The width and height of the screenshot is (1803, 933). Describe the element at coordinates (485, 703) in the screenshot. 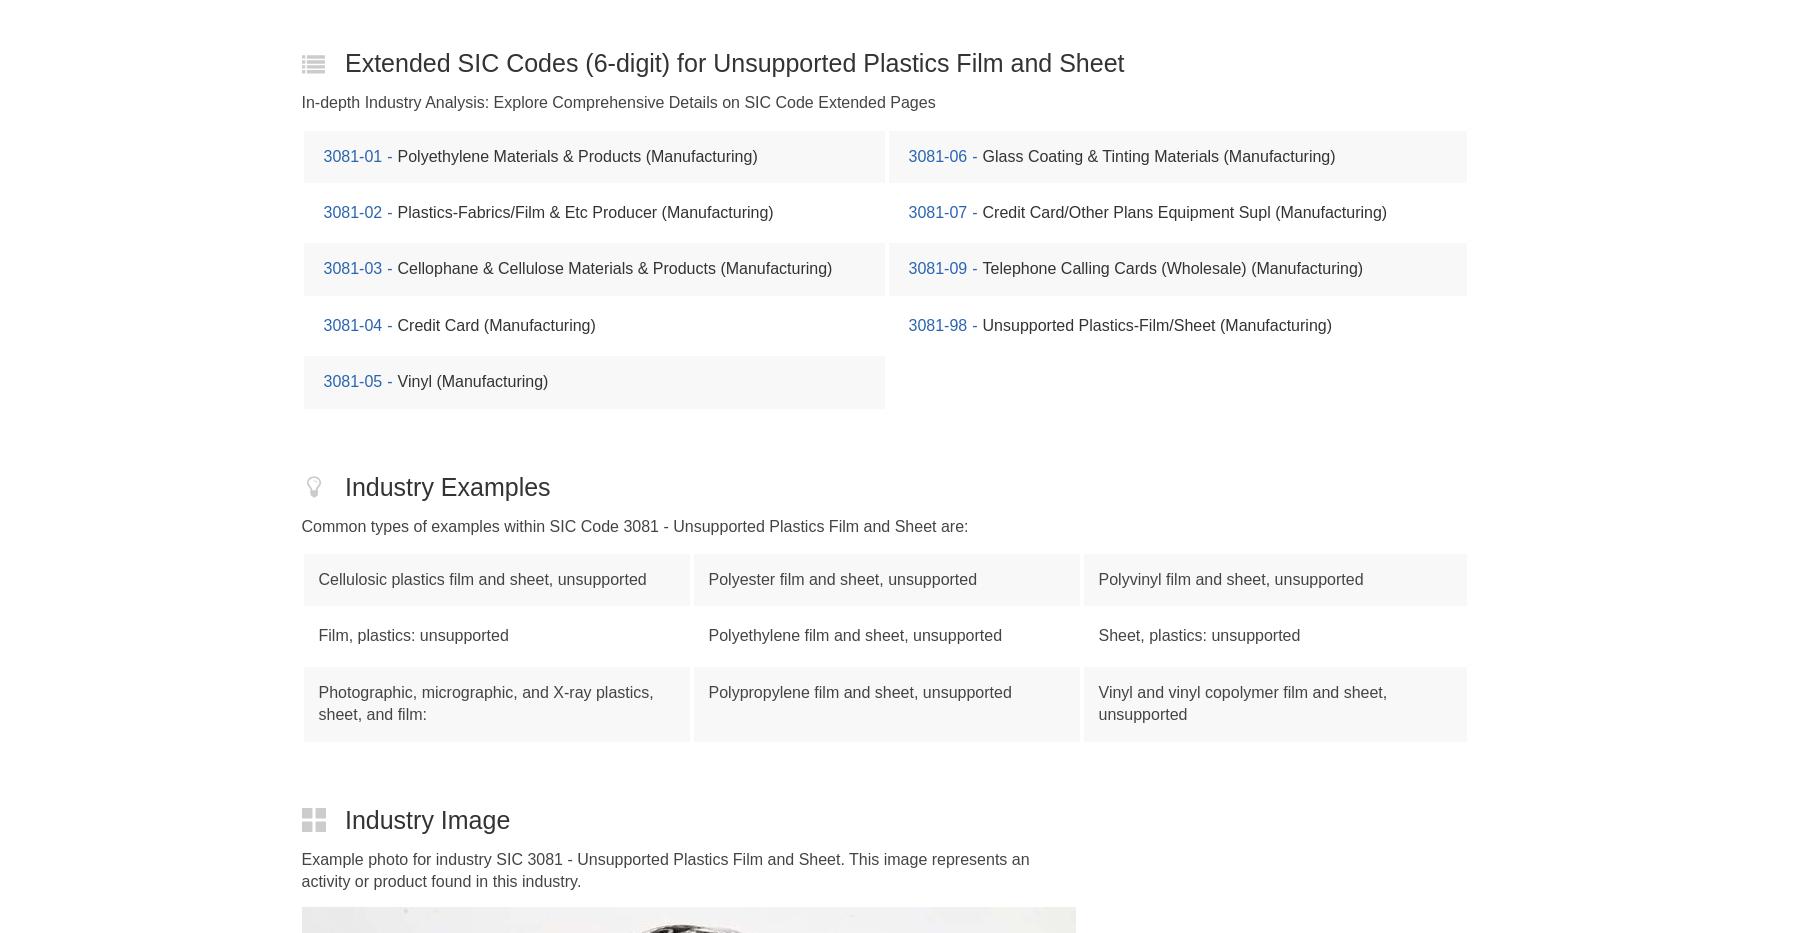

I see `'Photographic, micrographic, and X-ray plastics, sheet, and film:'` at that location.